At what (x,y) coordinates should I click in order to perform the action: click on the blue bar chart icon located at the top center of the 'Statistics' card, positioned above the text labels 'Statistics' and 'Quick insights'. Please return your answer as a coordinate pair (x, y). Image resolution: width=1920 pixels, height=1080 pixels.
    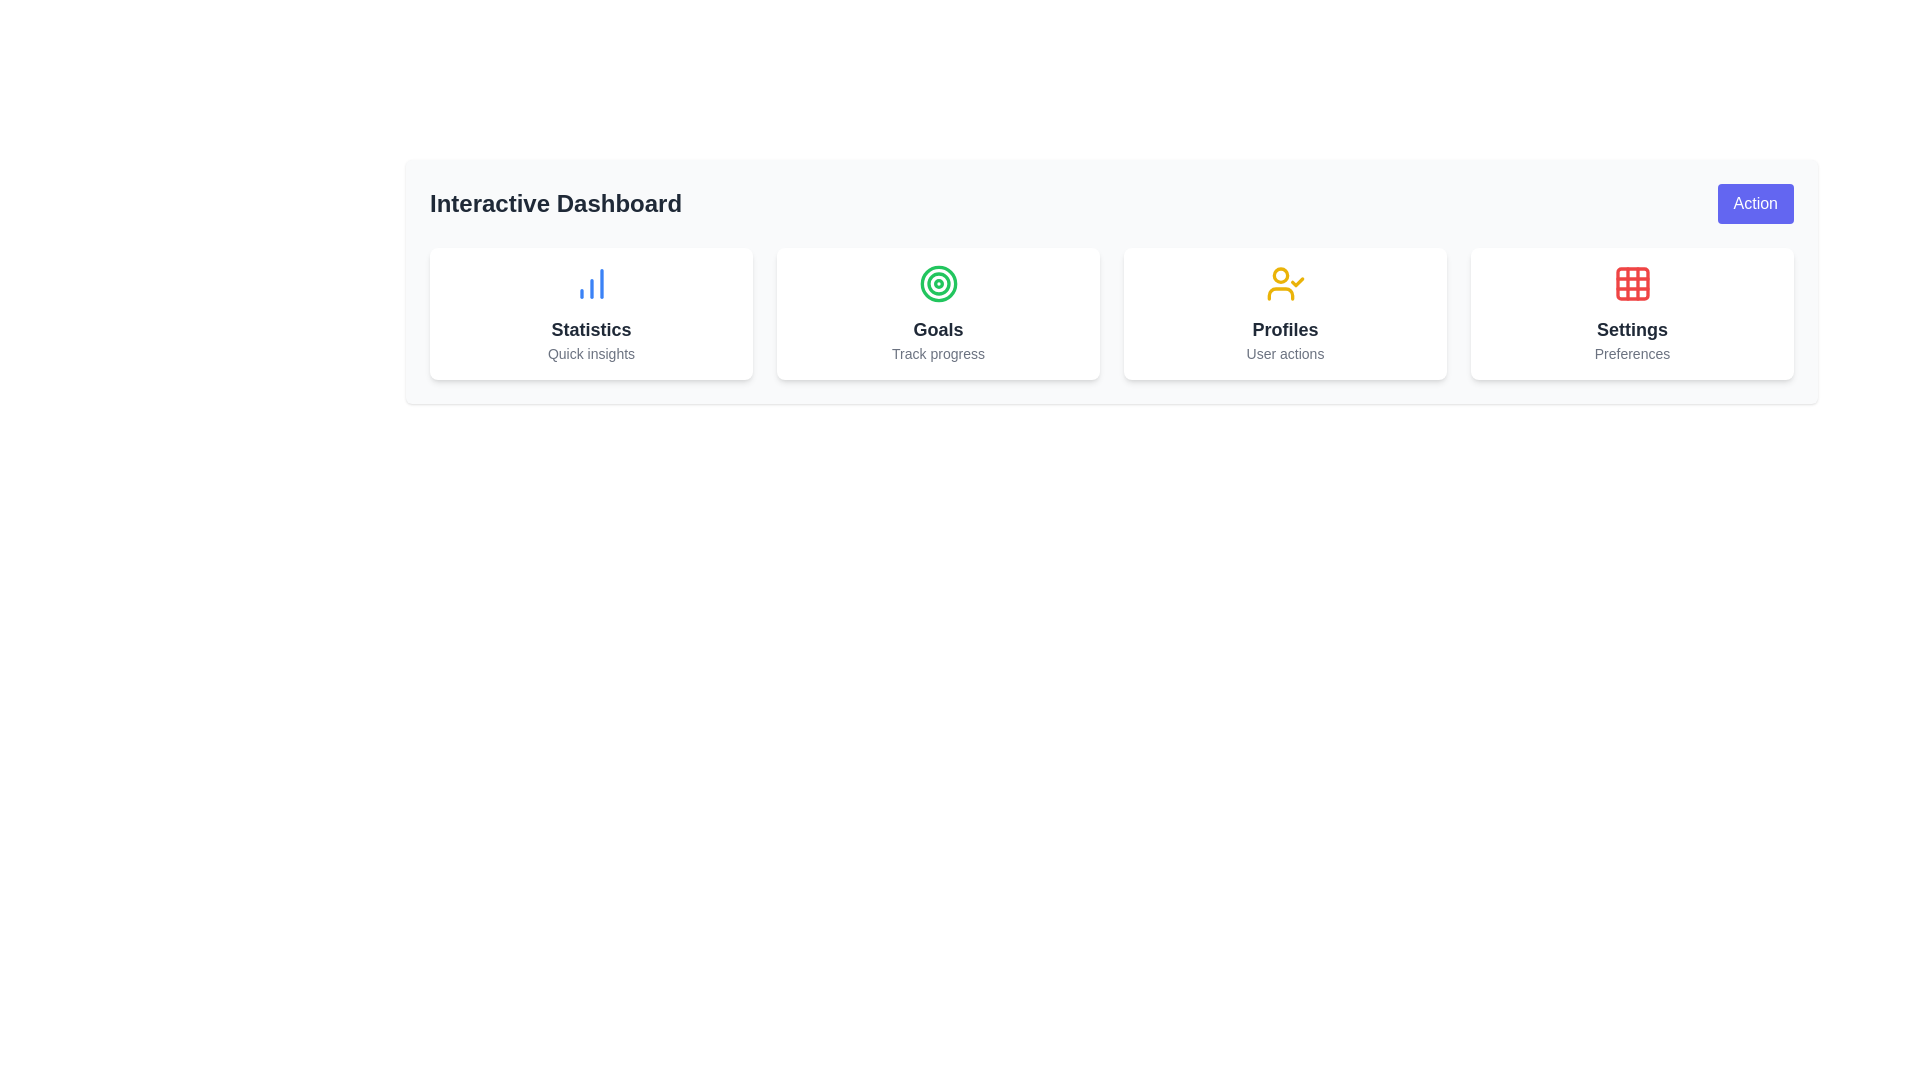
    Looking at the image, I should click on (590, 284).